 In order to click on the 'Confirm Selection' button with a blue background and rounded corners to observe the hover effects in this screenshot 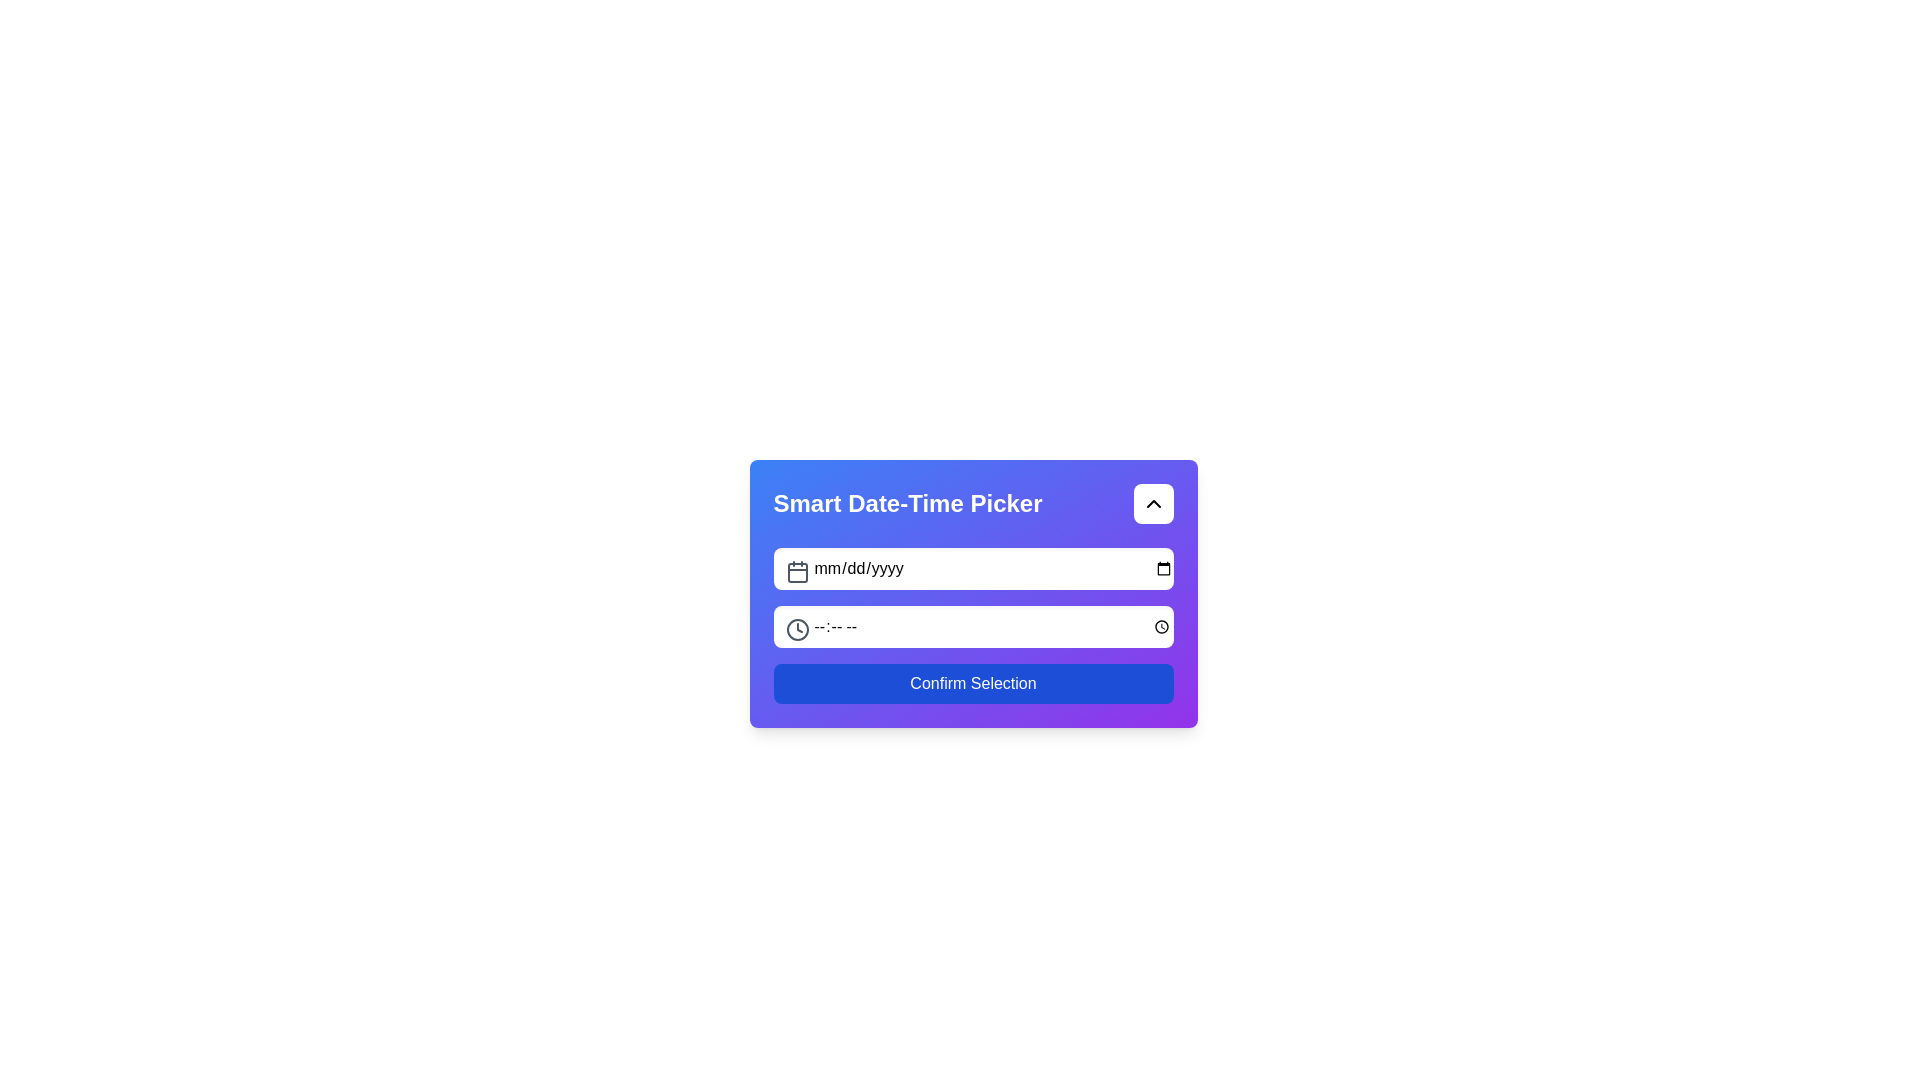, I will do `click(973, 682)`.